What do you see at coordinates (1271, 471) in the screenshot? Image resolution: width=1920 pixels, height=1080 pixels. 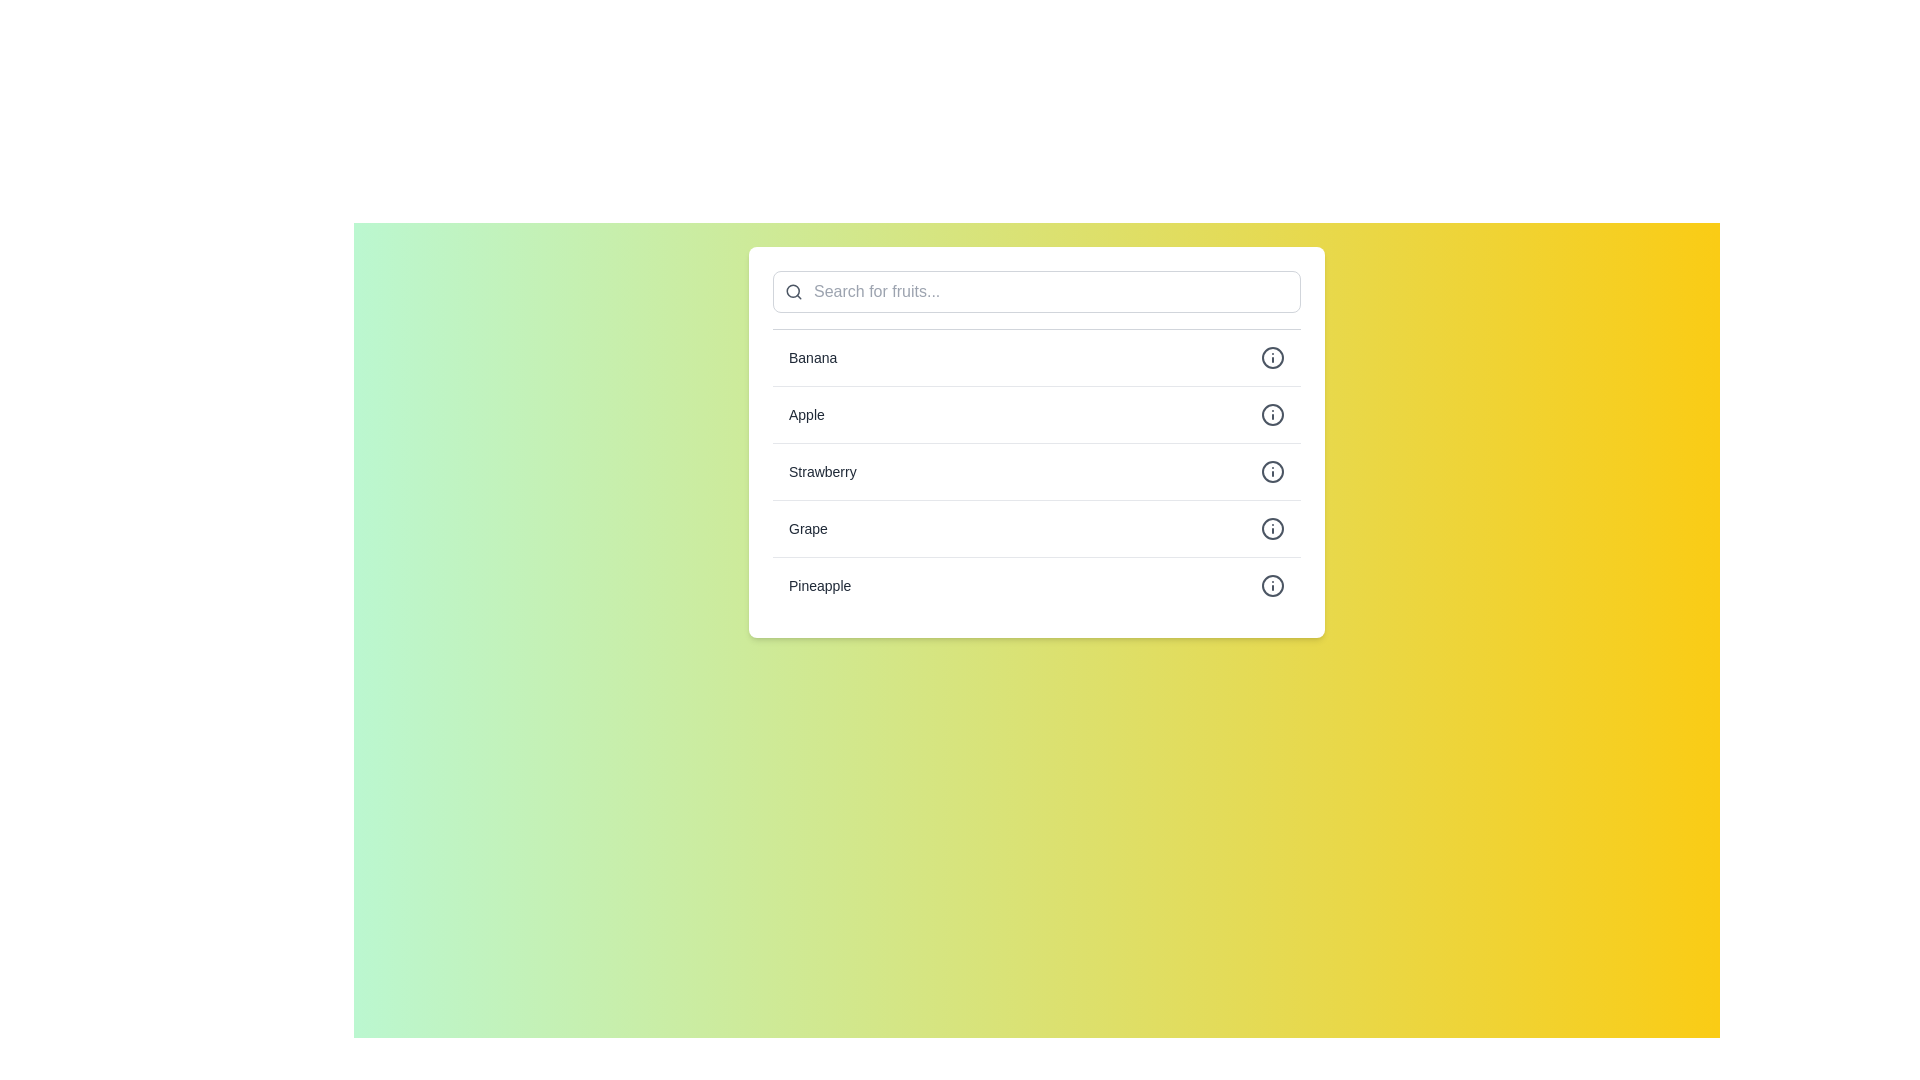 I see `the icon button located on the far right side of the row labeled 'Strawberry'` at bounding box center [1271, 471].